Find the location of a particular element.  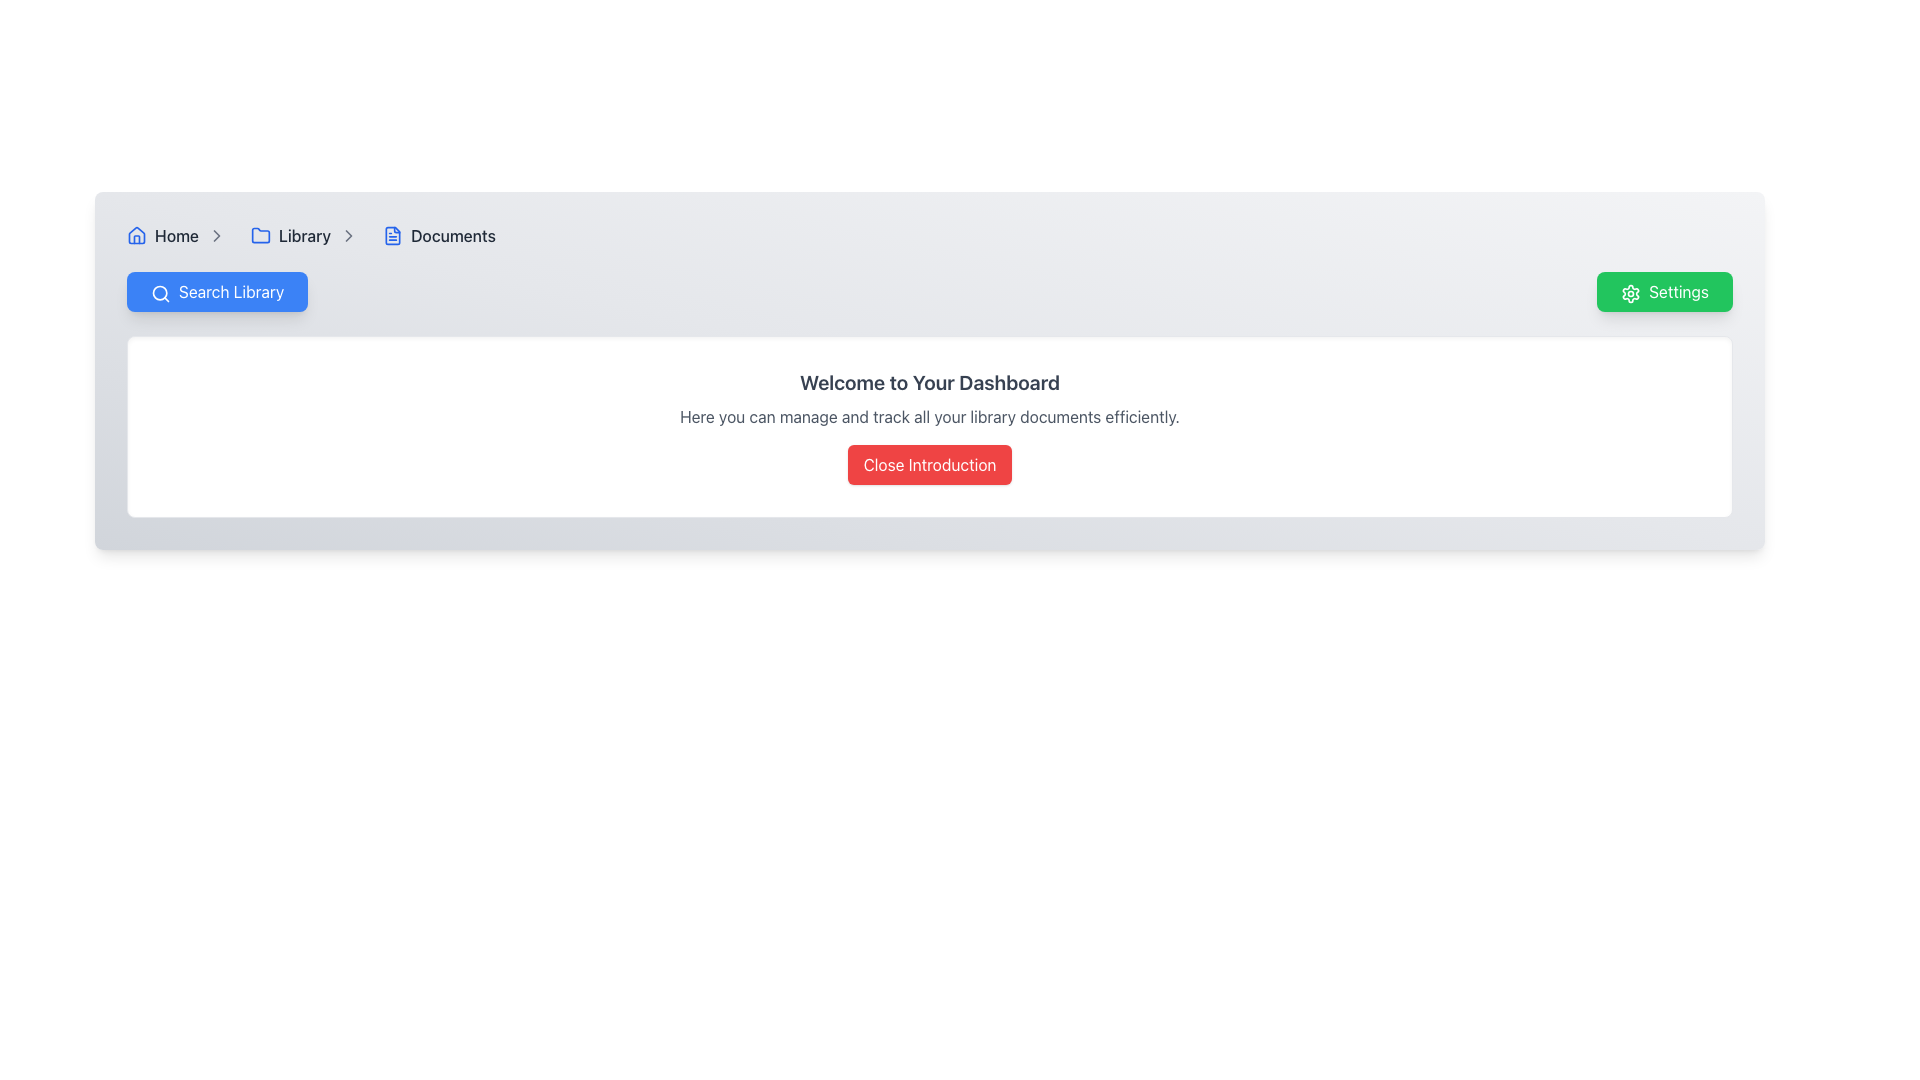

the 'Search Library' button with a blue background and white text is located at coordinates (217, 292).